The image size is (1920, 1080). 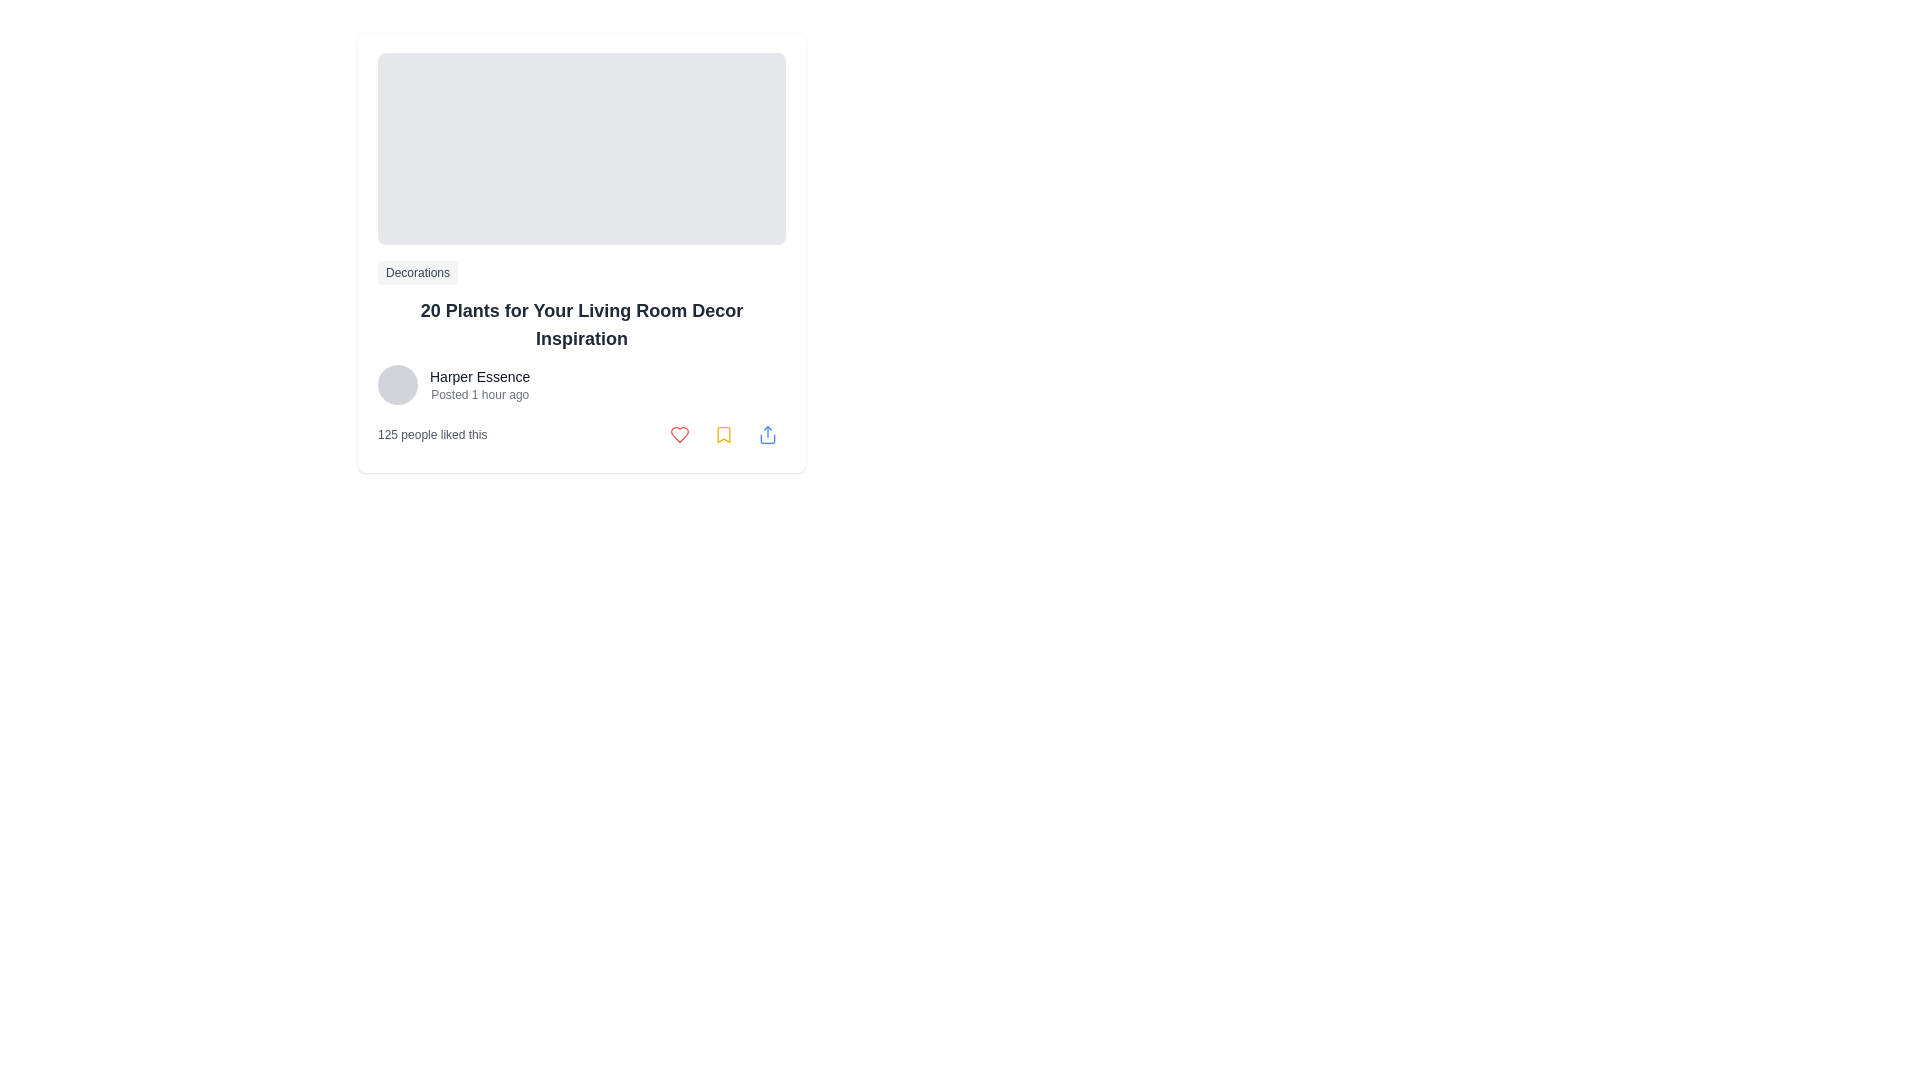 What do you see at coordinates (680, 434) in the screenshot?
I see `the heart icon button located directly below the number of likes, which allows users to express a 'like' or favorite action for the associated content` at bounding box center [680, 434].